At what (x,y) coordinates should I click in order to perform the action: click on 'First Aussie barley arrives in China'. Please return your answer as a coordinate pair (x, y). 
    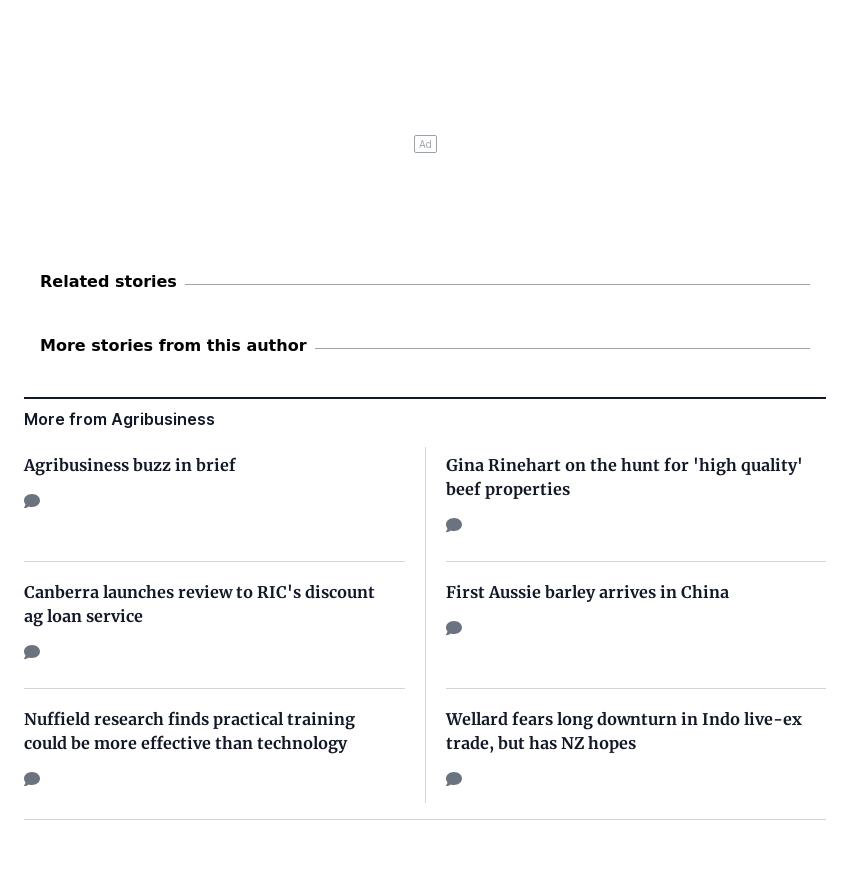
    Looking at the image, I should click on (587, 591).